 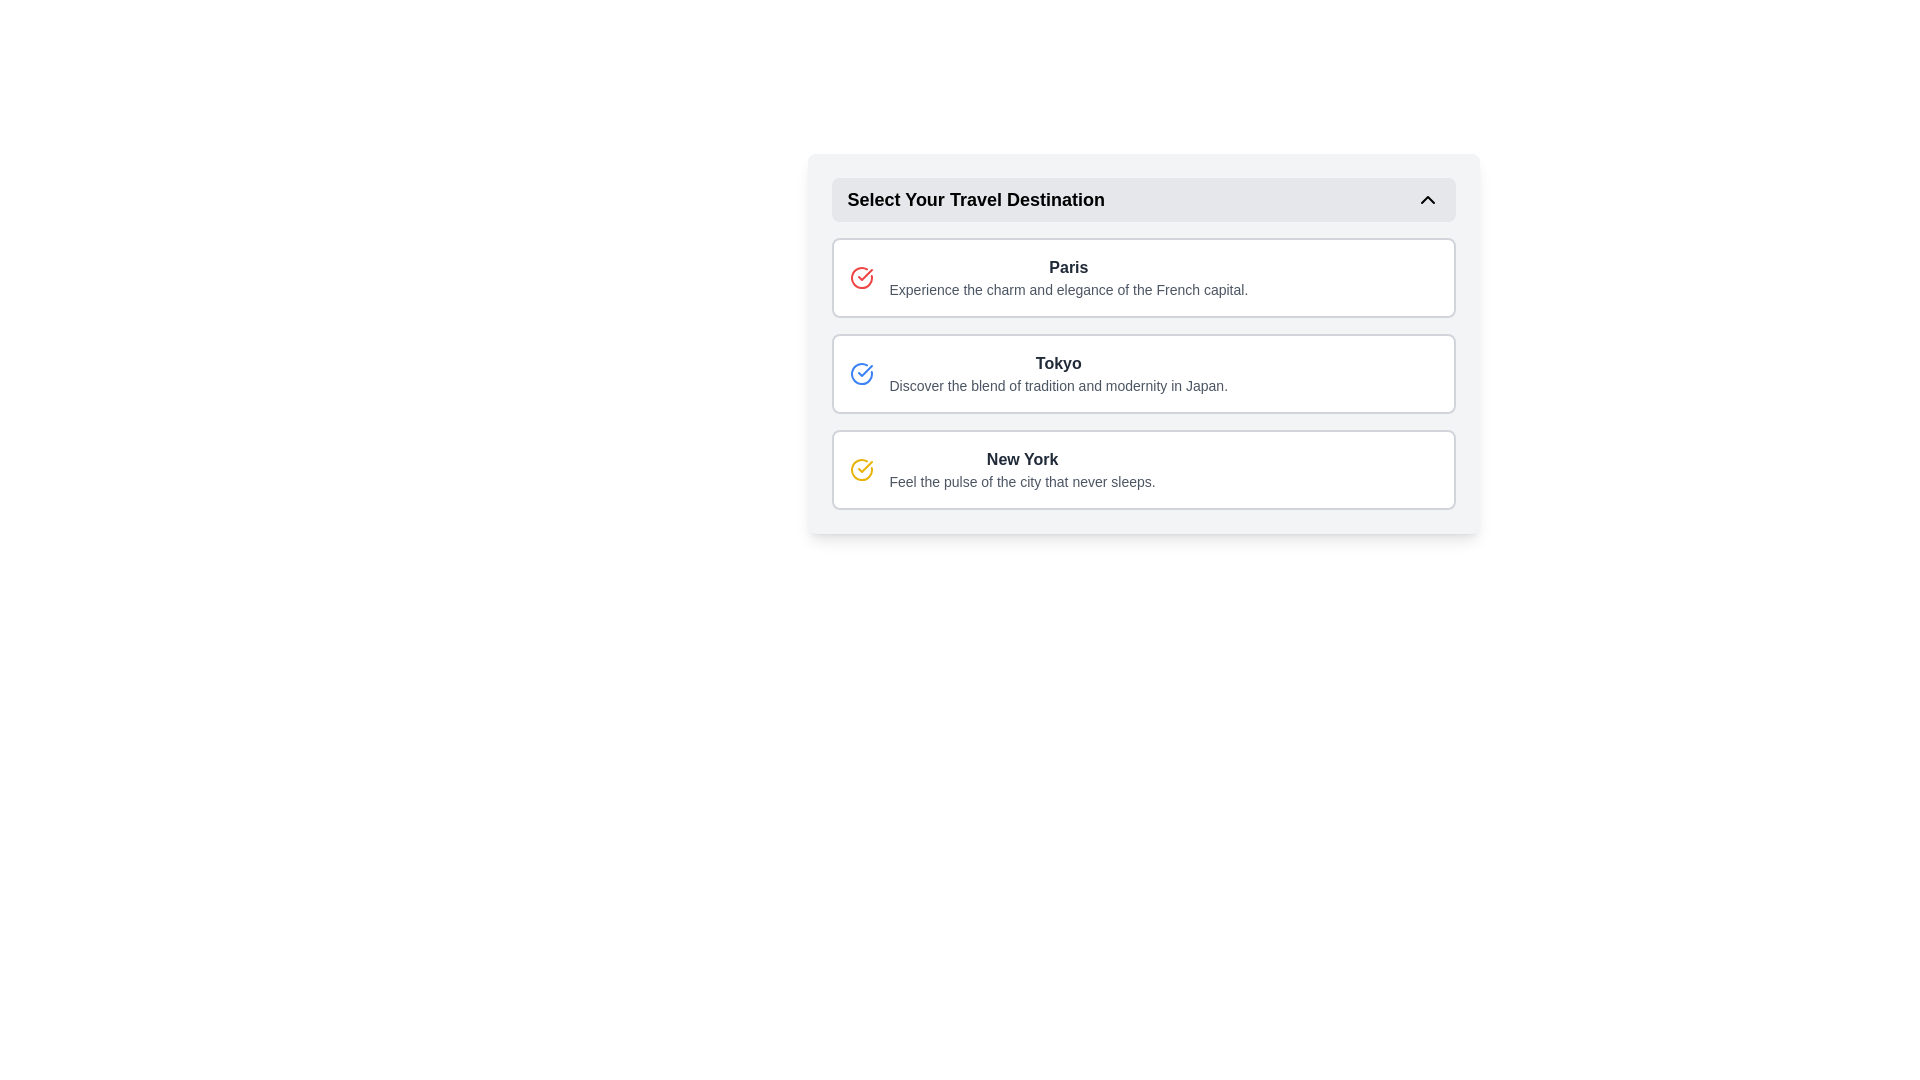 What do you see at coordinates (1143, 374) in the screenshot?
I see `text information from the Rich information card titled 'Tokyo', which contains a description about the blend of tradition and modernity in Japan` at bounding box center [1143, 374].